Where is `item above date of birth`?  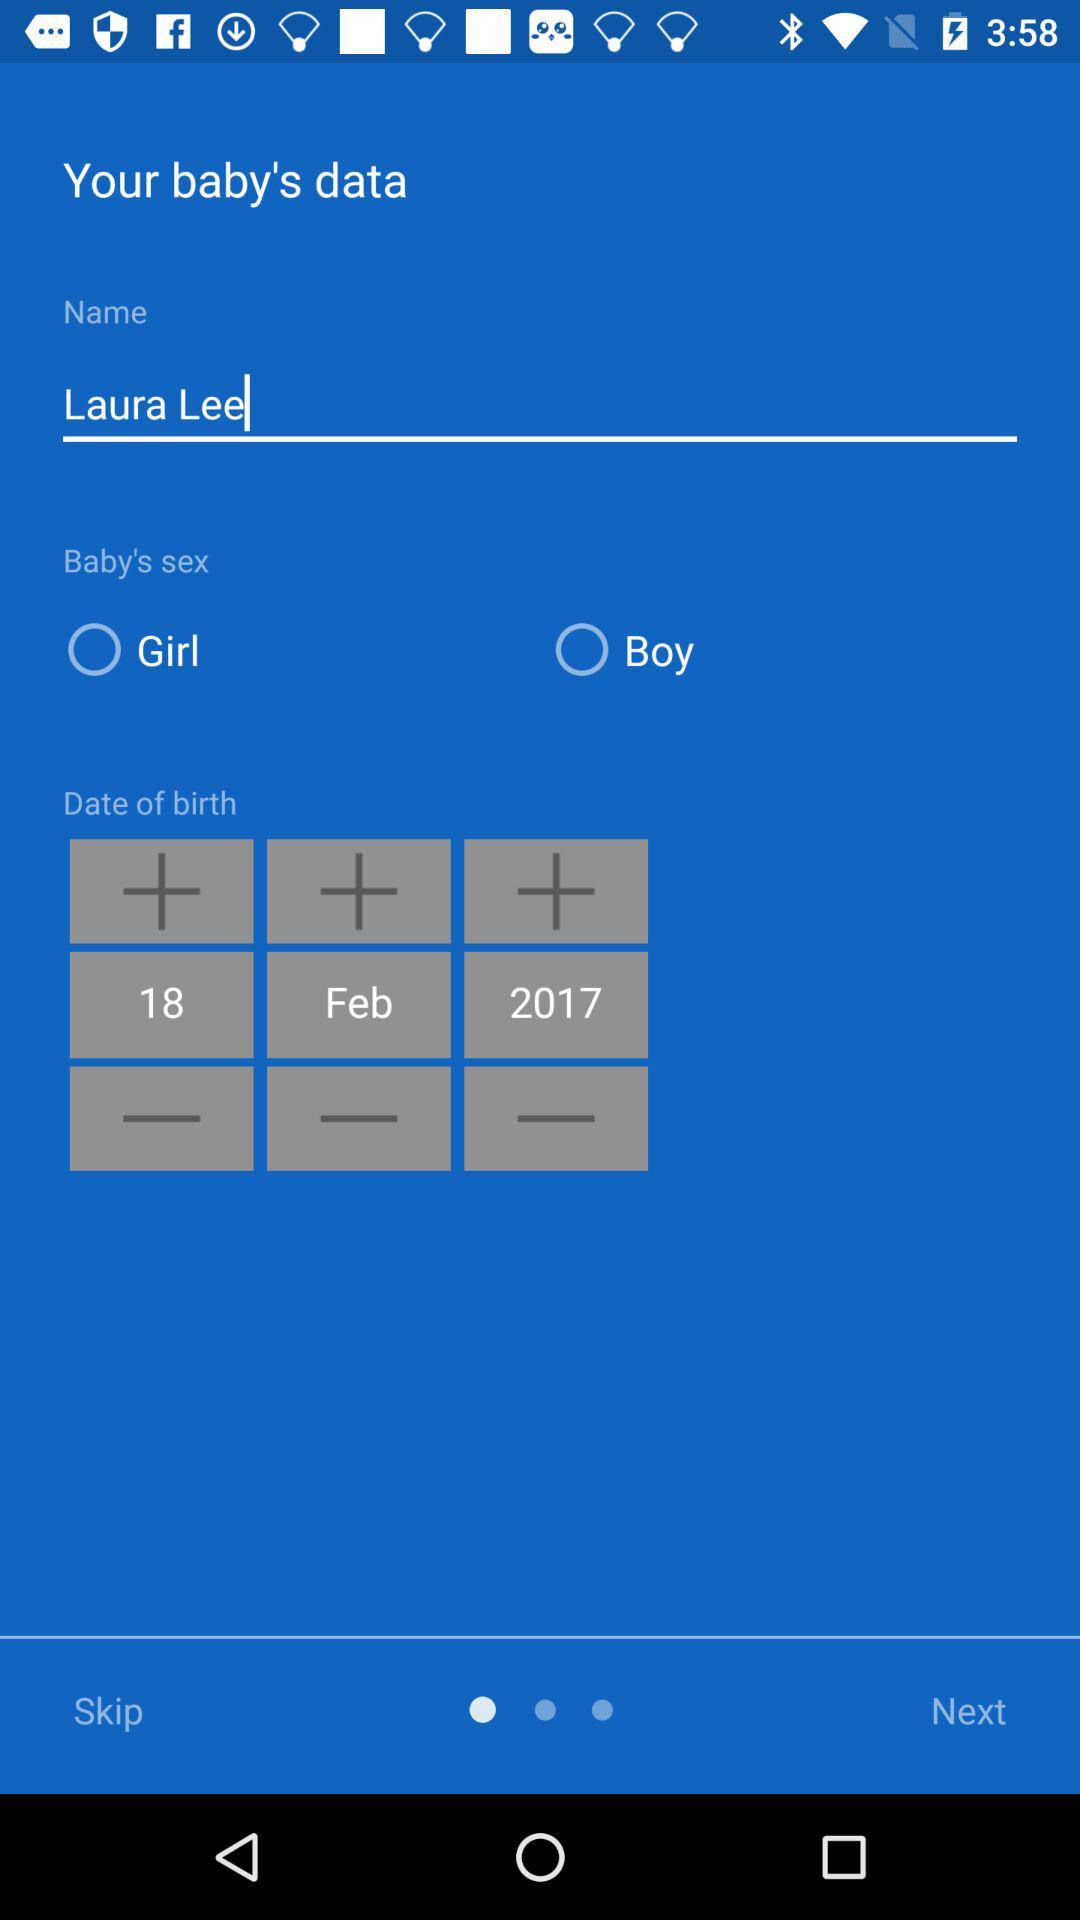 item above date of birth is located at coordinates (296, 649).